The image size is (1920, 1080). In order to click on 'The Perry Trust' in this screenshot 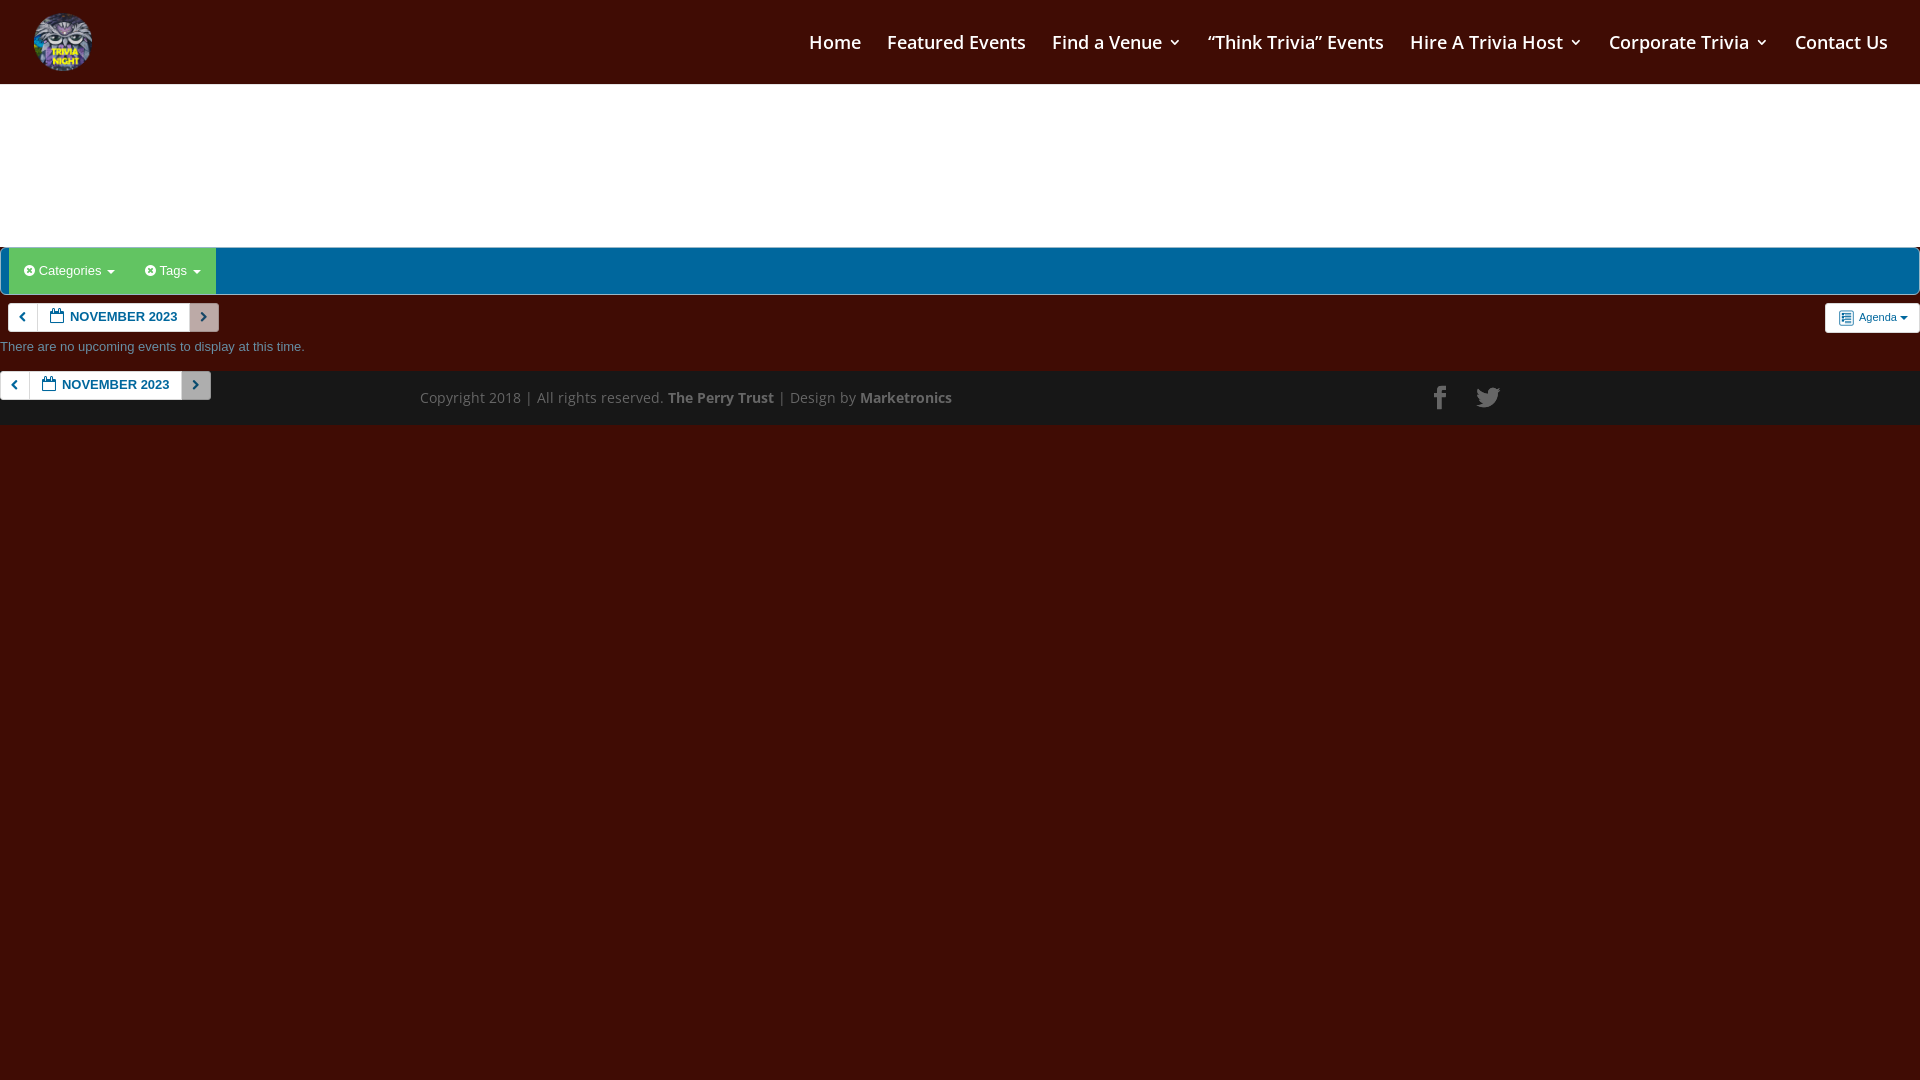, I will do `click(720, 397)`.